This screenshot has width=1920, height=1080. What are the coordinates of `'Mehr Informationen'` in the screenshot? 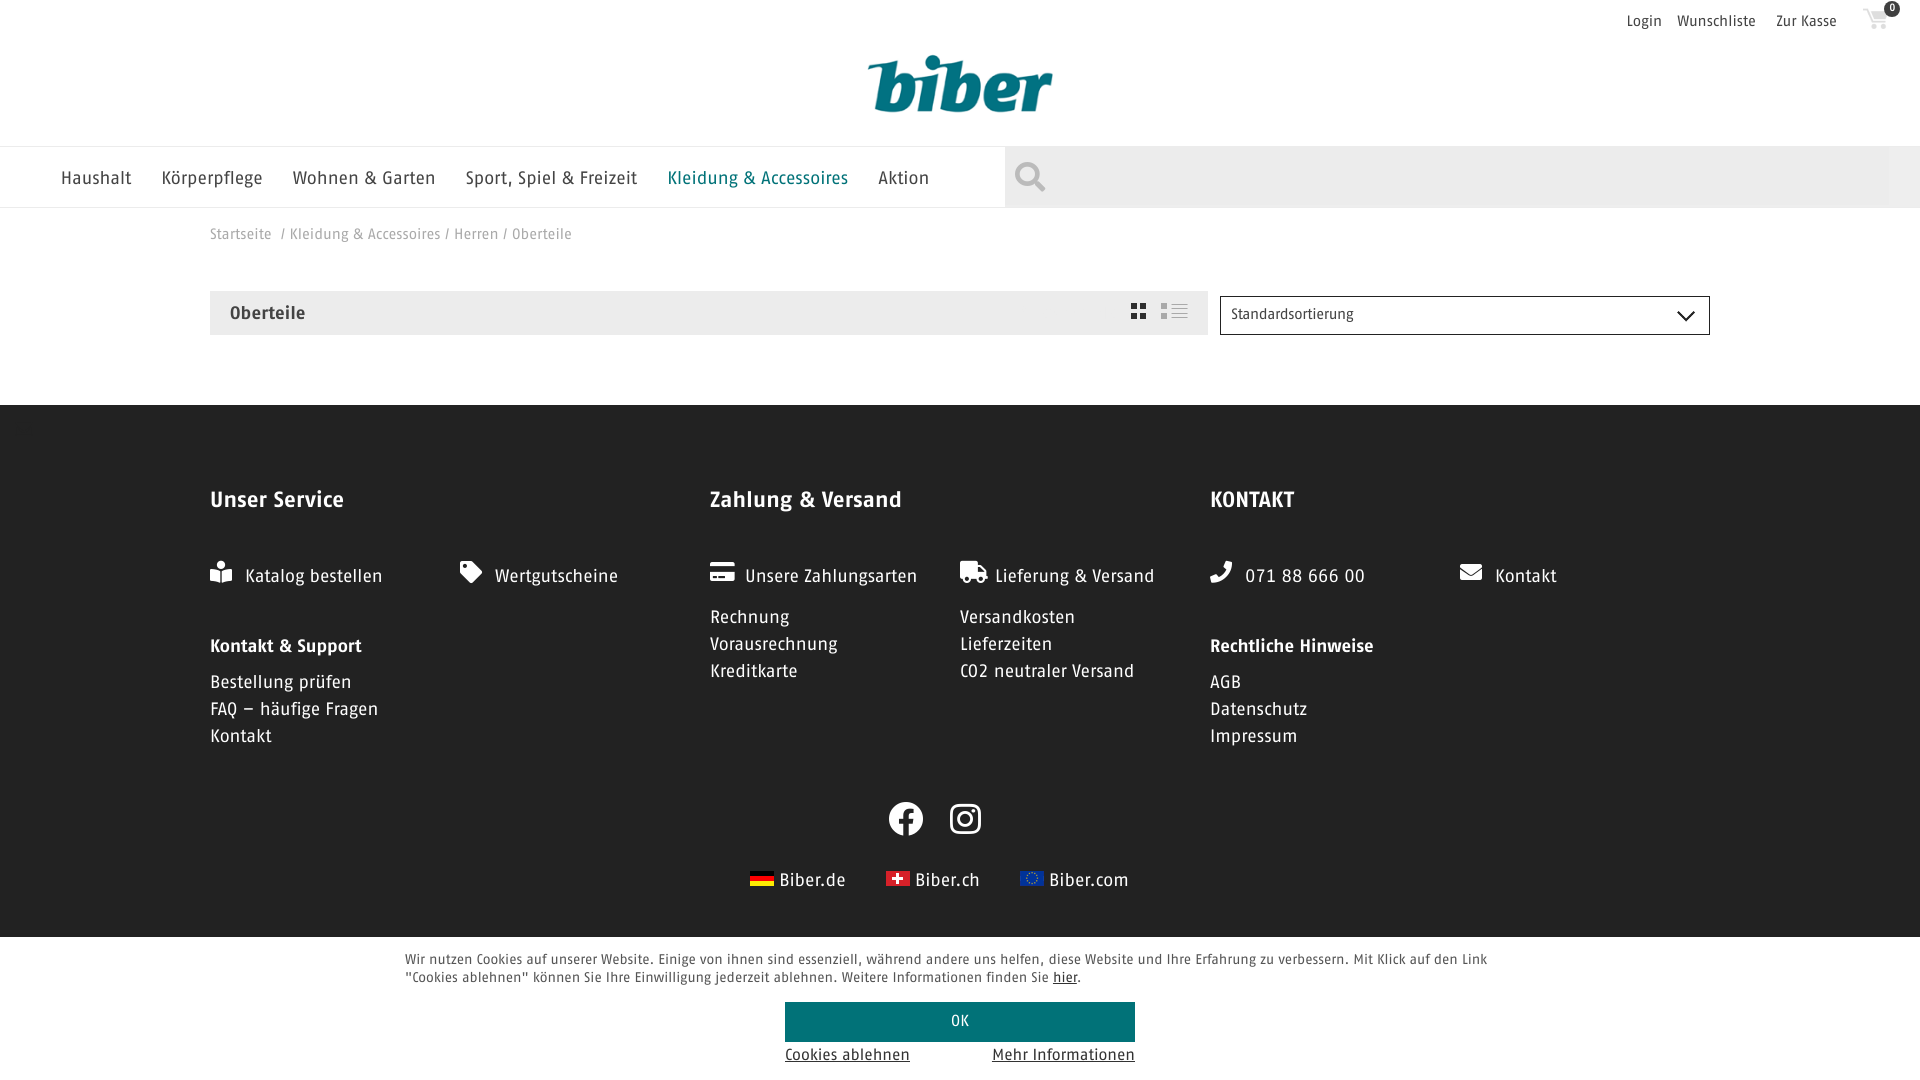 It's located at (992, 1055).